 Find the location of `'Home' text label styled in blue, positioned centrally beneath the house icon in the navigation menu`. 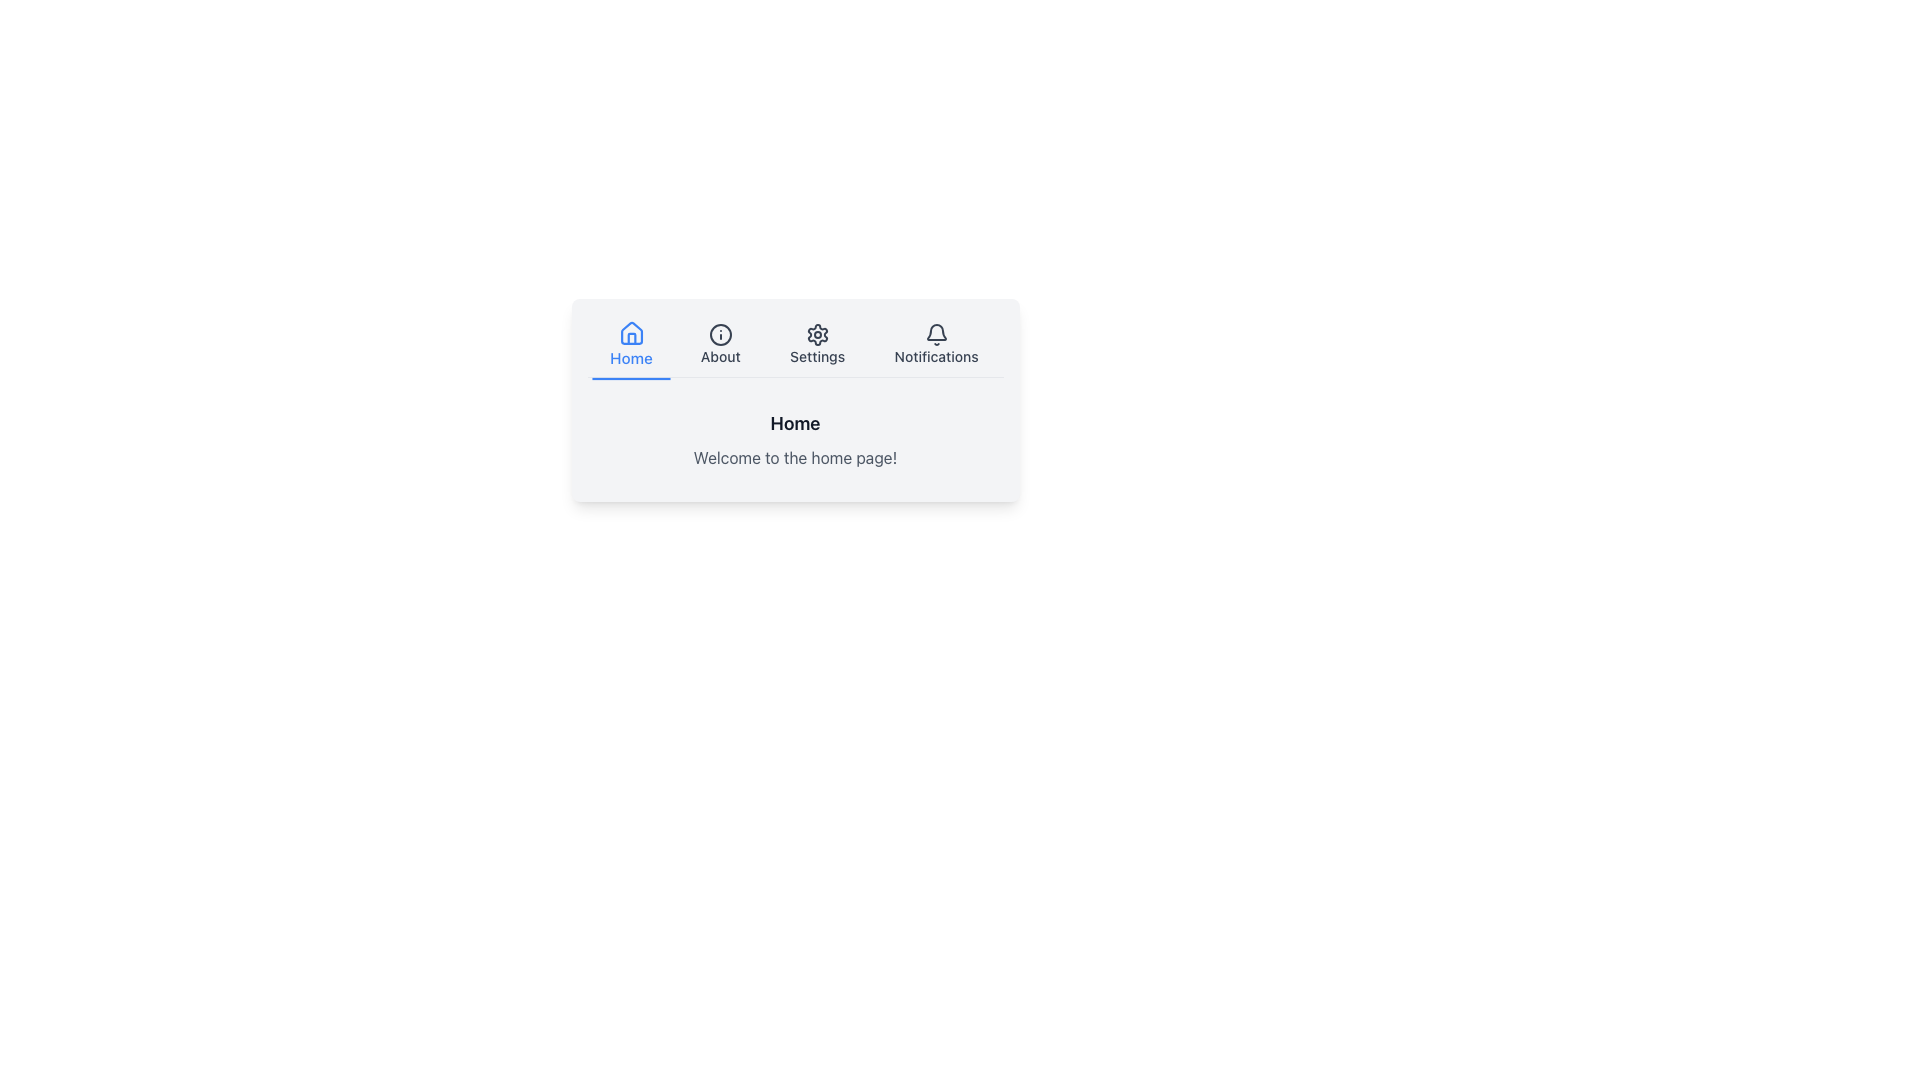

'Home' text label styled in blue, positioned centrally beneath the house icon in the navigation menu is located at coordinates (630, 357).